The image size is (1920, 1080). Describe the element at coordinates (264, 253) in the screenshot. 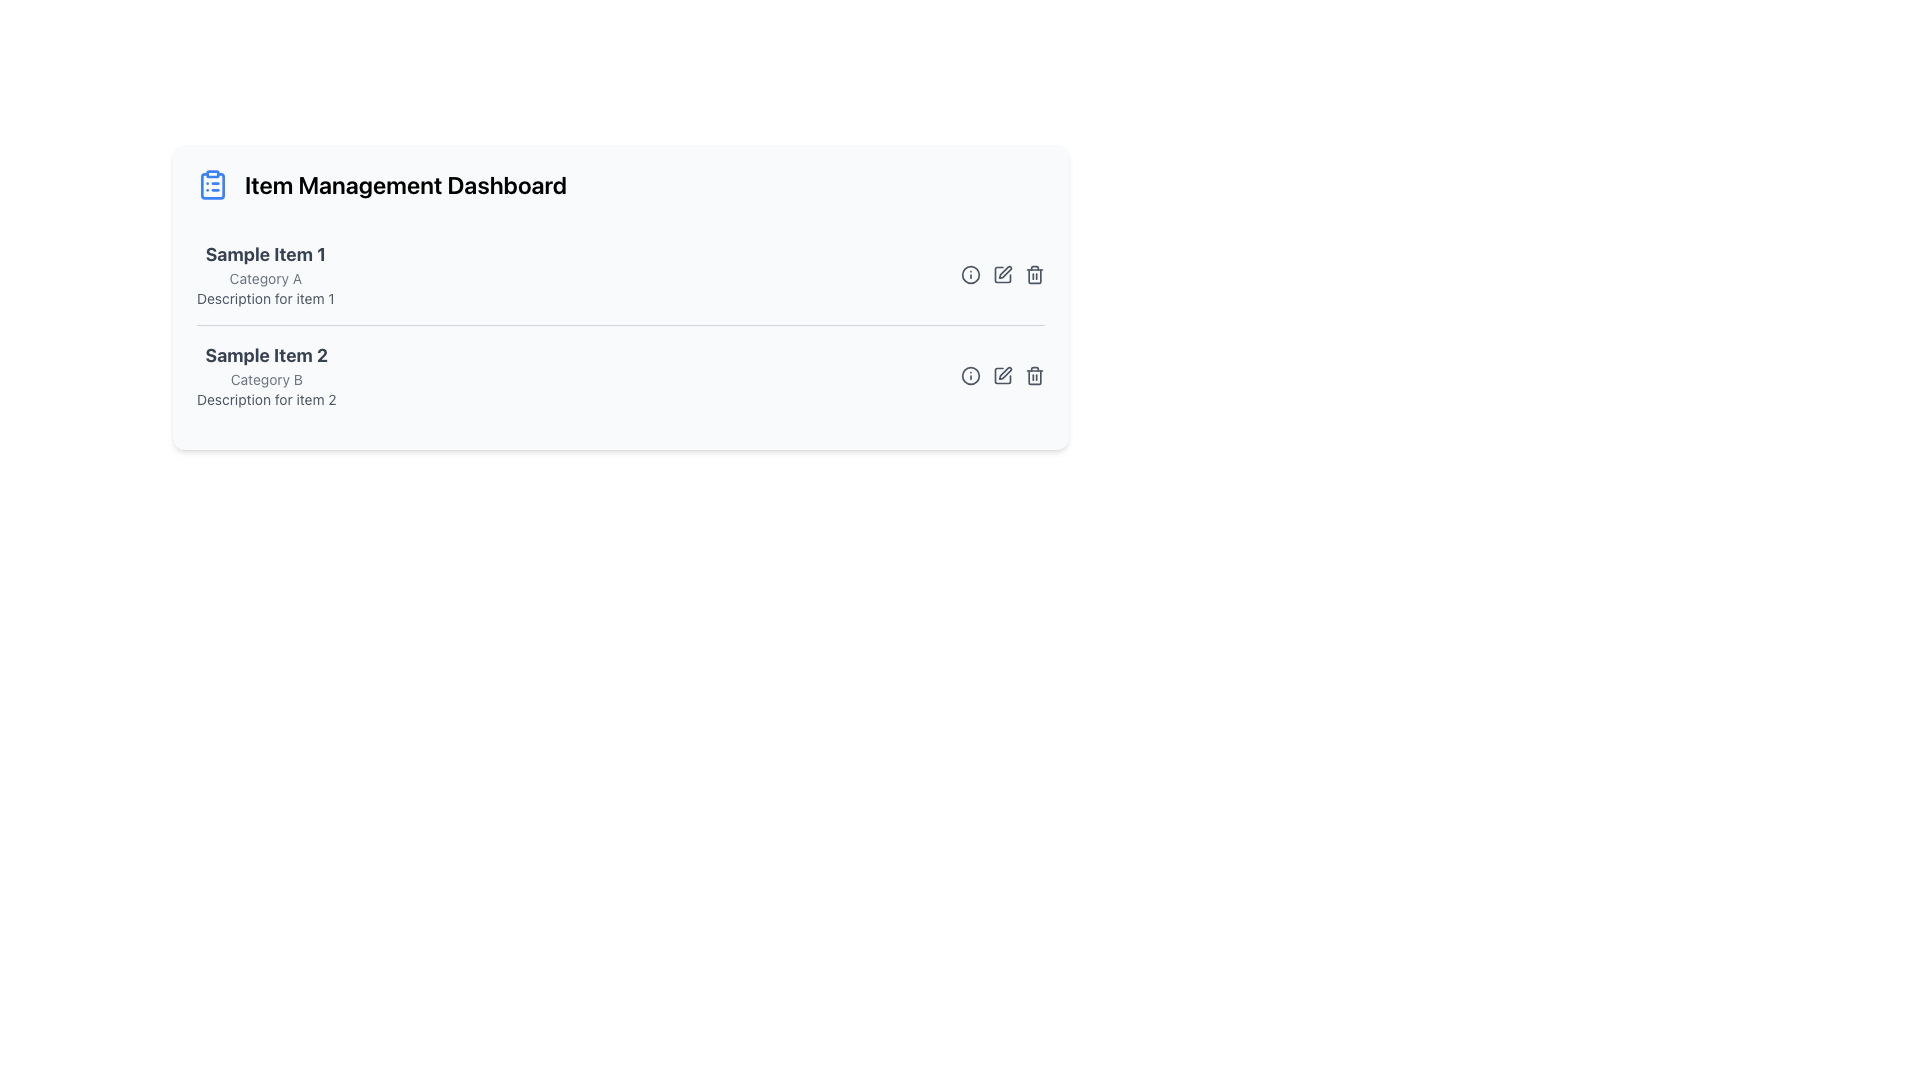

I see `the bold text element displaying 'Sample Item 1' which serves as the header for the item in the Item Management Dashboard` at that location.